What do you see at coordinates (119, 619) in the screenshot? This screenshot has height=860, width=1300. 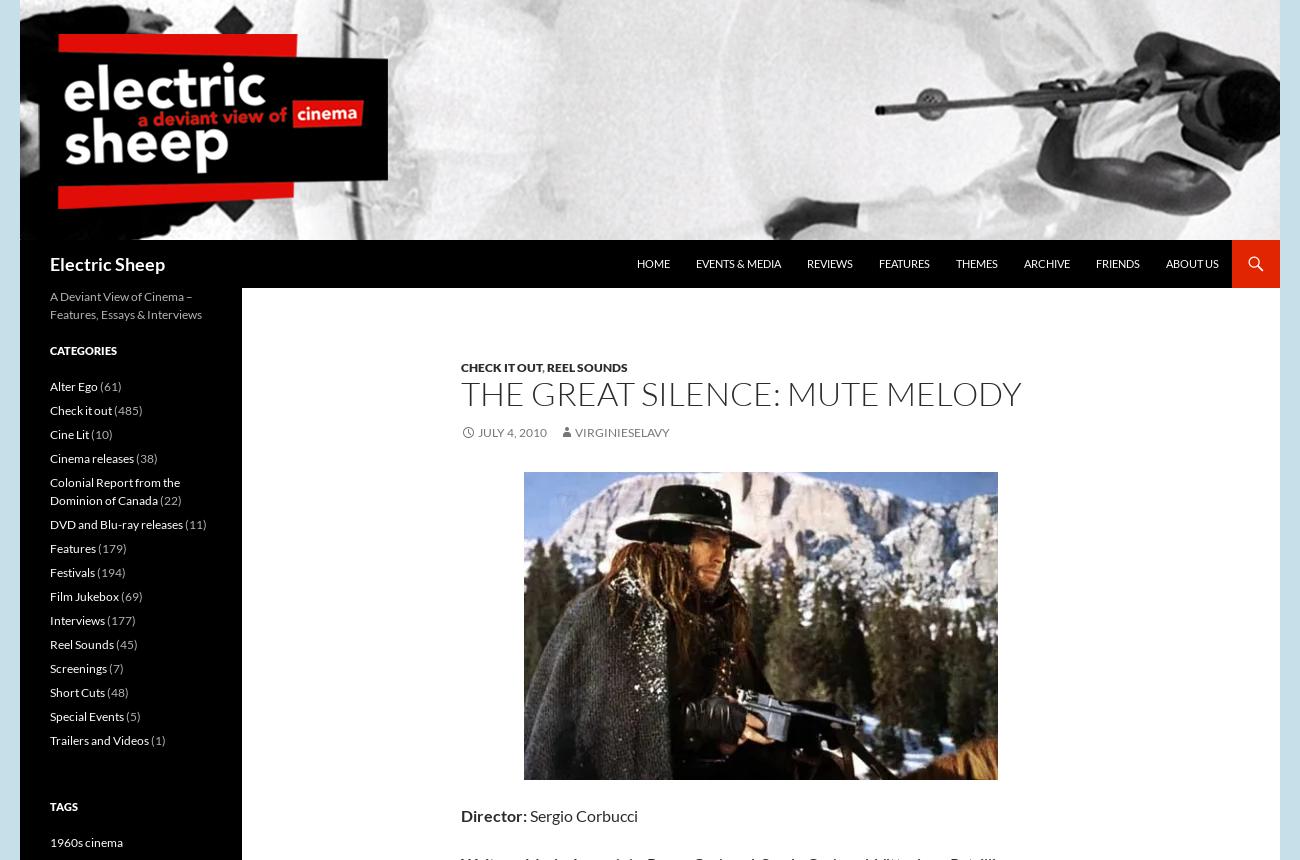 I see `'(177)'` at bounding box center [119, 619].